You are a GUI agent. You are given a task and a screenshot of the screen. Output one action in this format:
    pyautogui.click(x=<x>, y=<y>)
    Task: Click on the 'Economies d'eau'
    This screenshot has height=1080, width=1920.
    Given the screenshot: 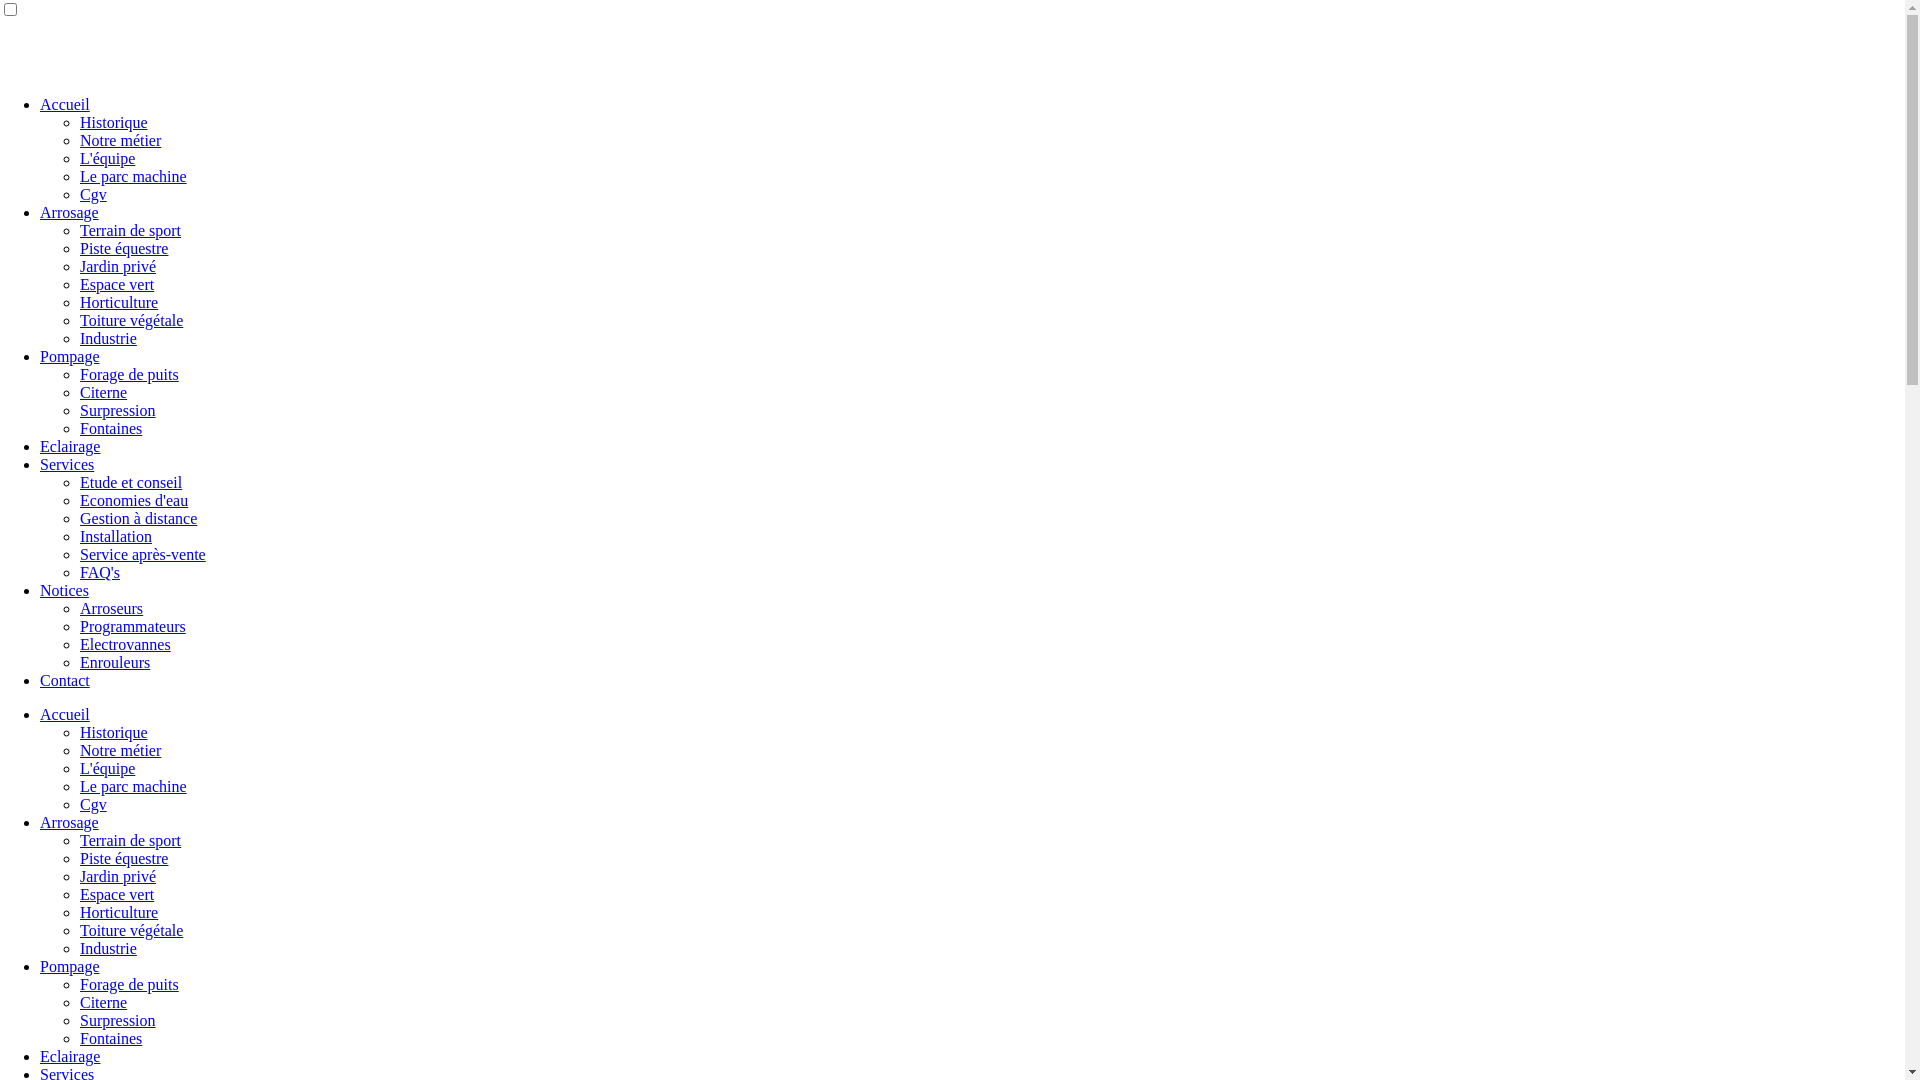 What is the action you would take?
    pyautogui.click(x=80, y=499)
    